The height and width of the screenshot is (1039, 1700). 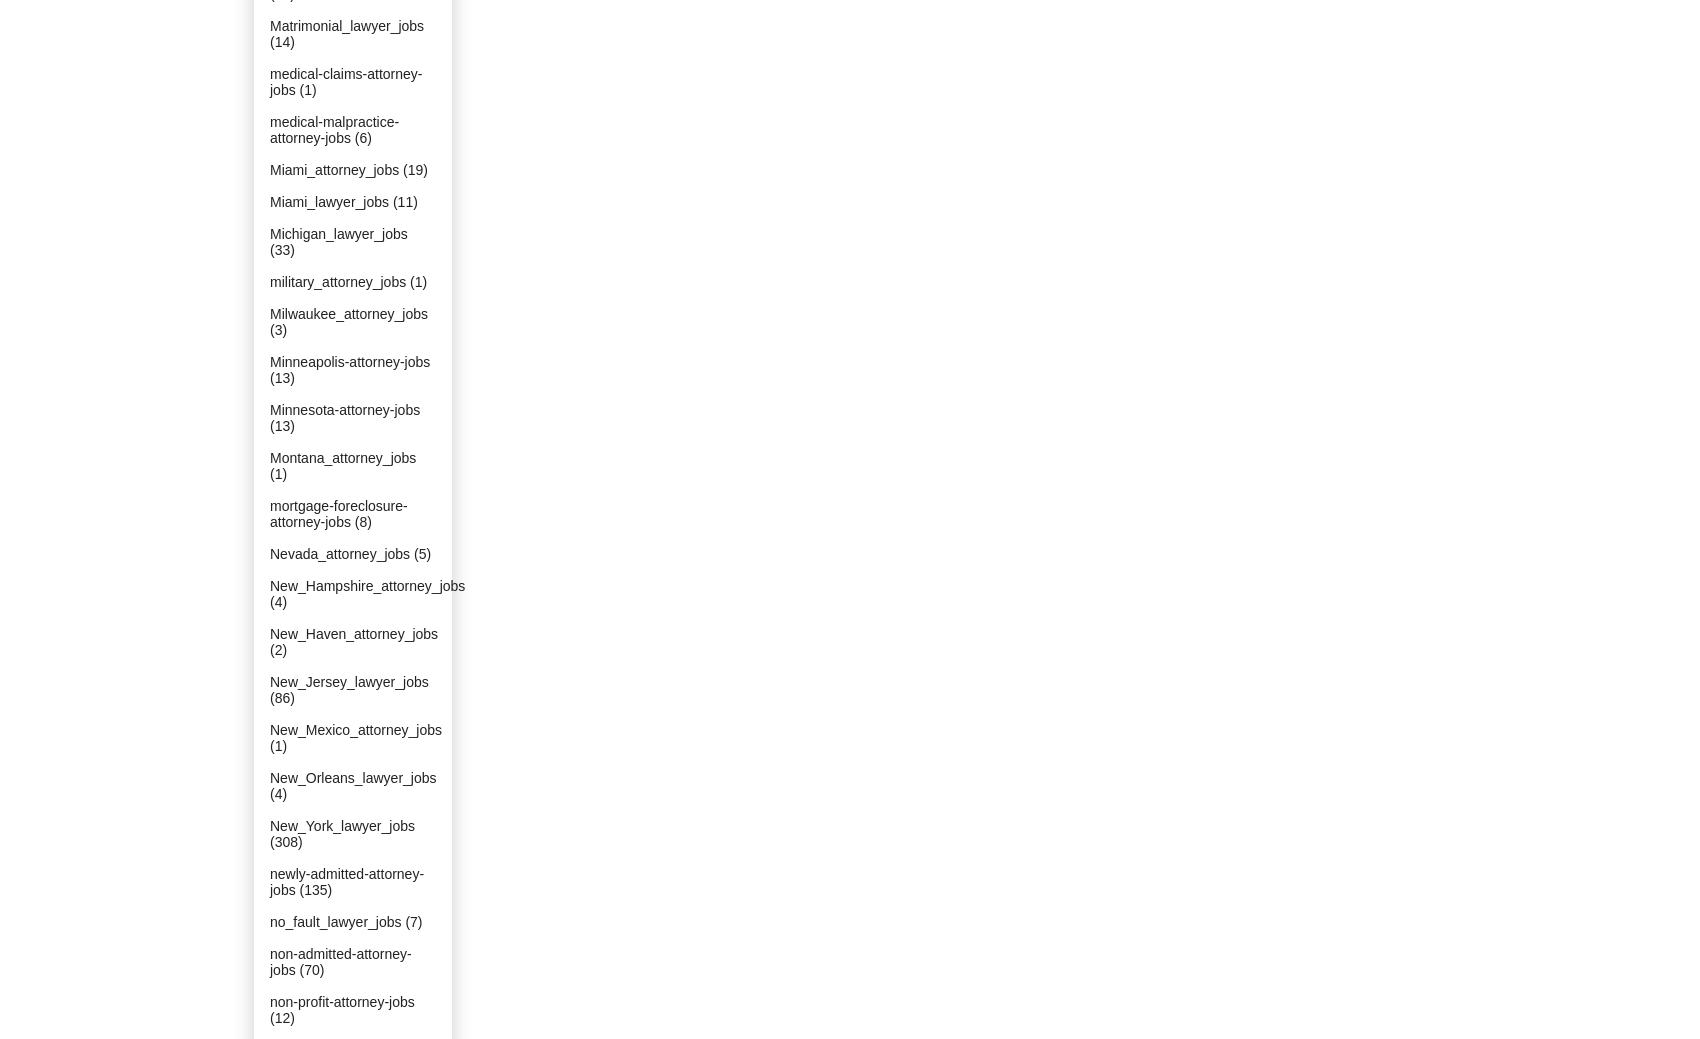 What do you see at coordinates (315, 890) in the screenshot?
I see `'(135)'` at bounding box center [315, 890].